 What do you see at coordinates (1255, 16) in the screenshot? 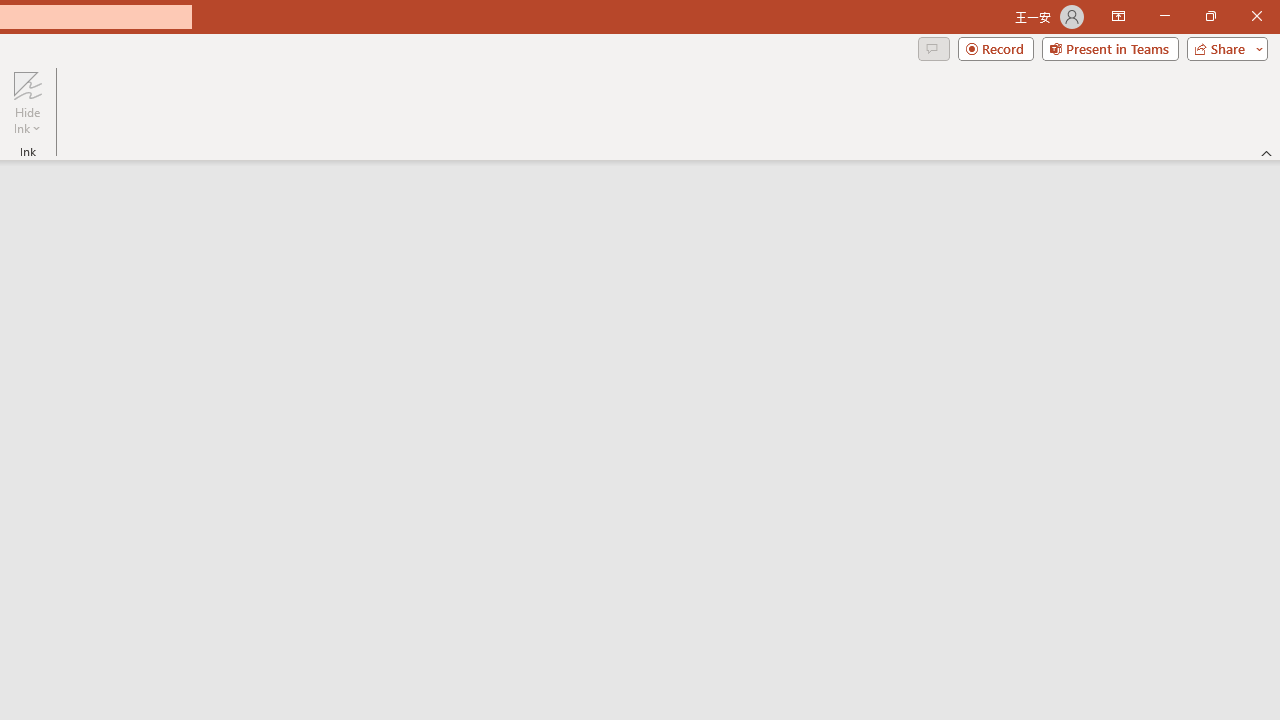
I see `'Close'` at bounding box center [1255, 16].